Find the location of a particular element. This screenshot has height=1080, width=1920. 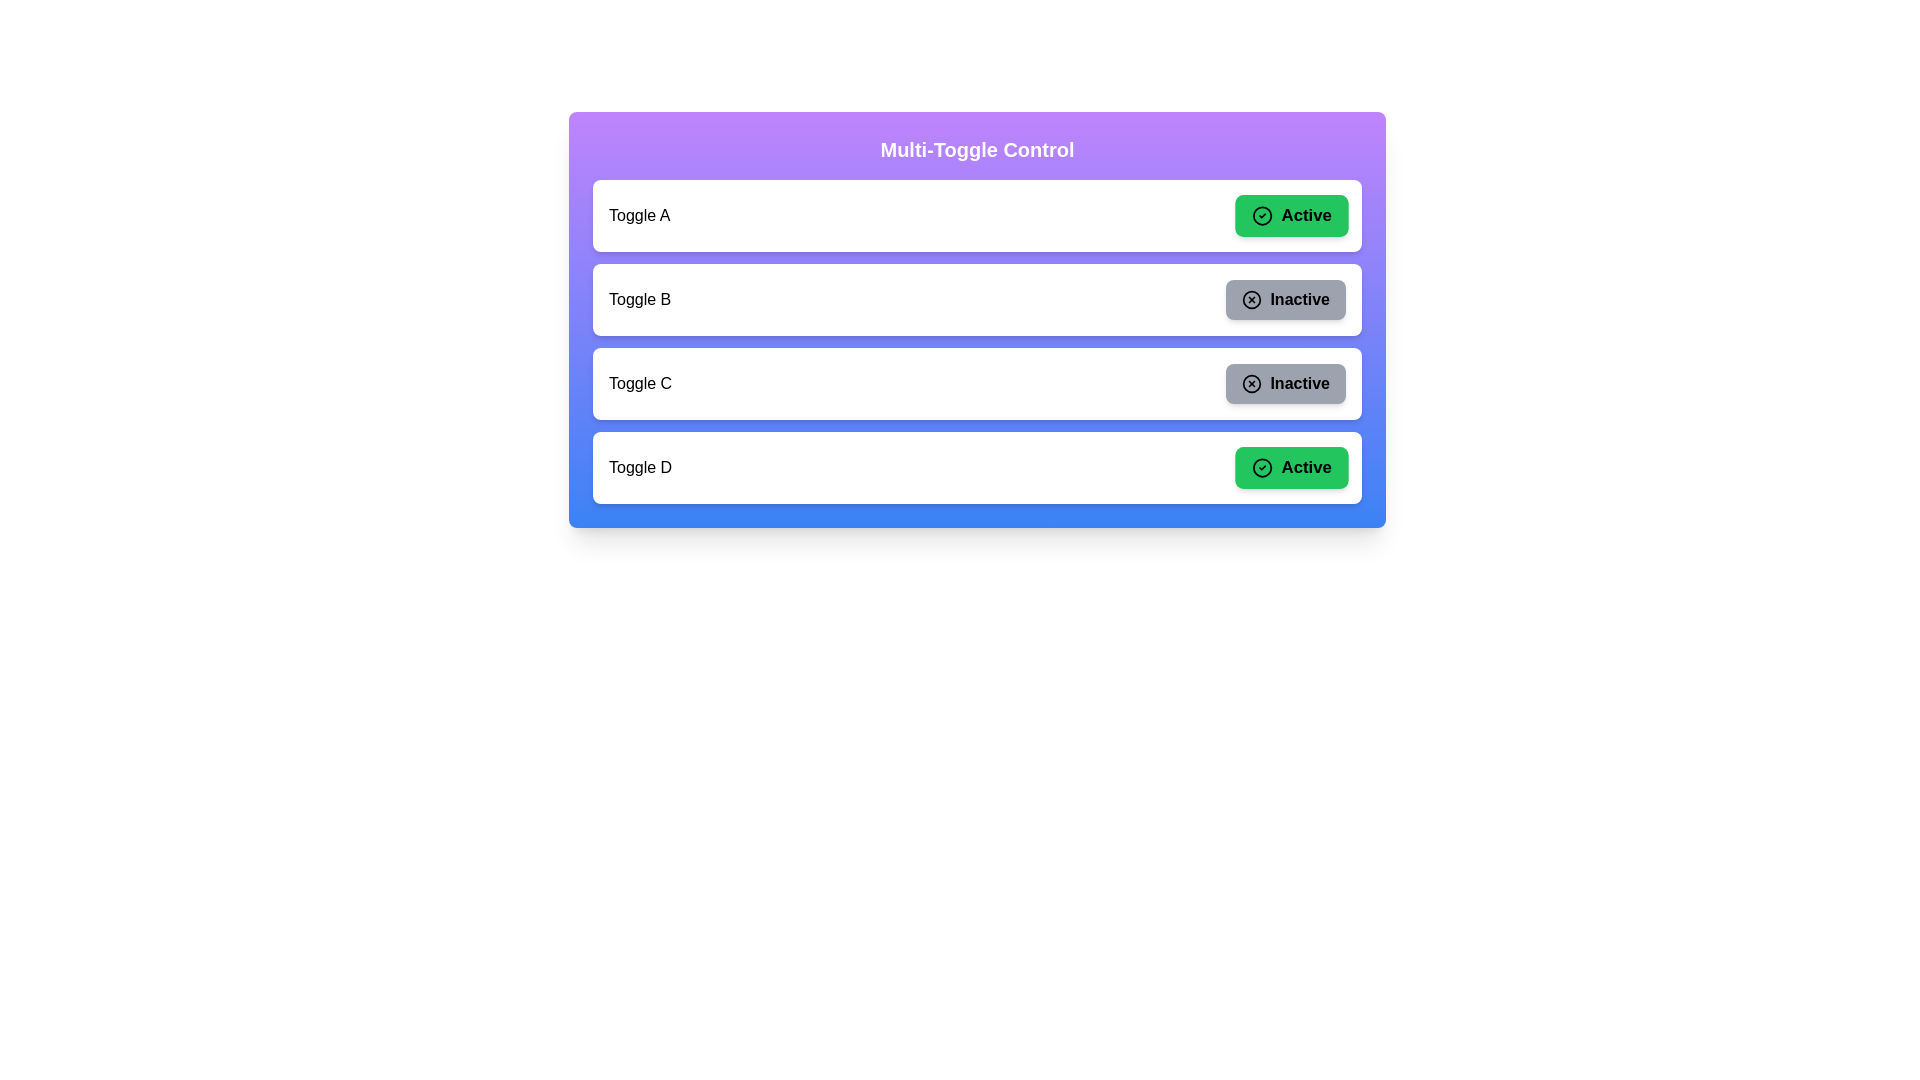

the text label 'Active' that indicates the current state of the toggle button, located on the topmost toggle control in a vertical stack of four toggle controls, within a green button aligned with 'Toggle A.' is located at coordinates (1306, 216).